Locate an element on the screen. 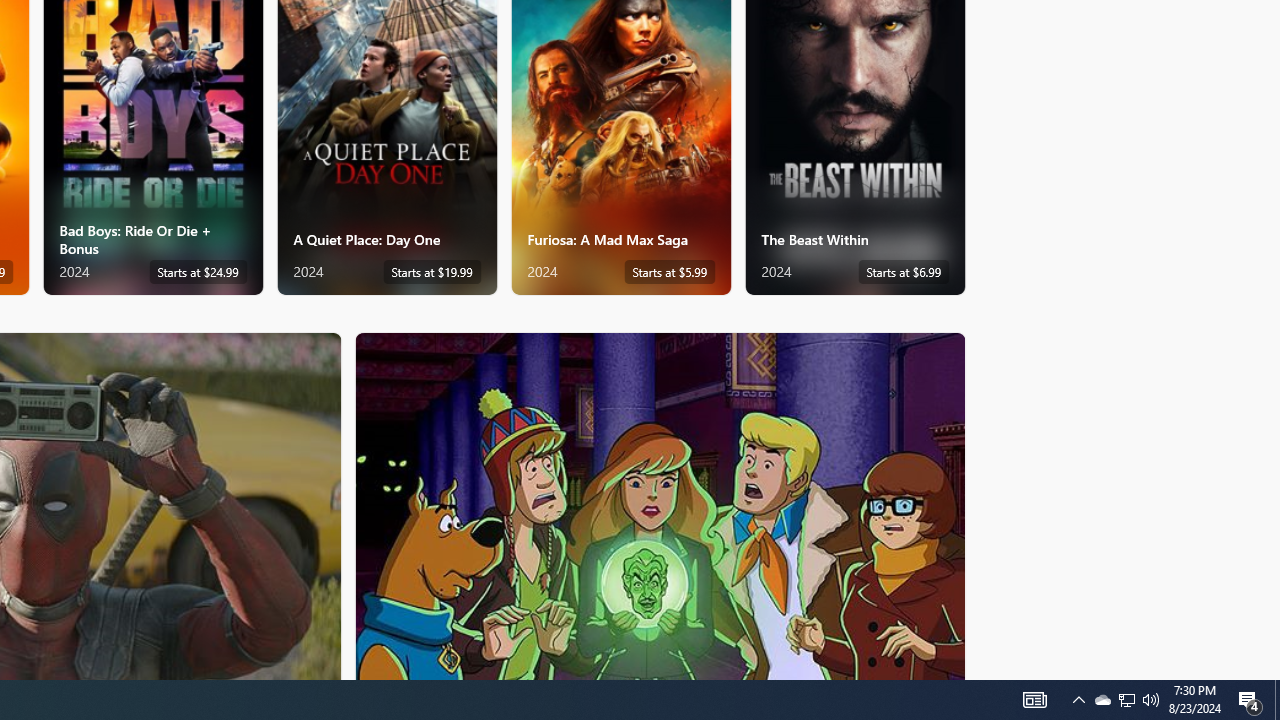  'Family' is located at coordinates (660, 504).